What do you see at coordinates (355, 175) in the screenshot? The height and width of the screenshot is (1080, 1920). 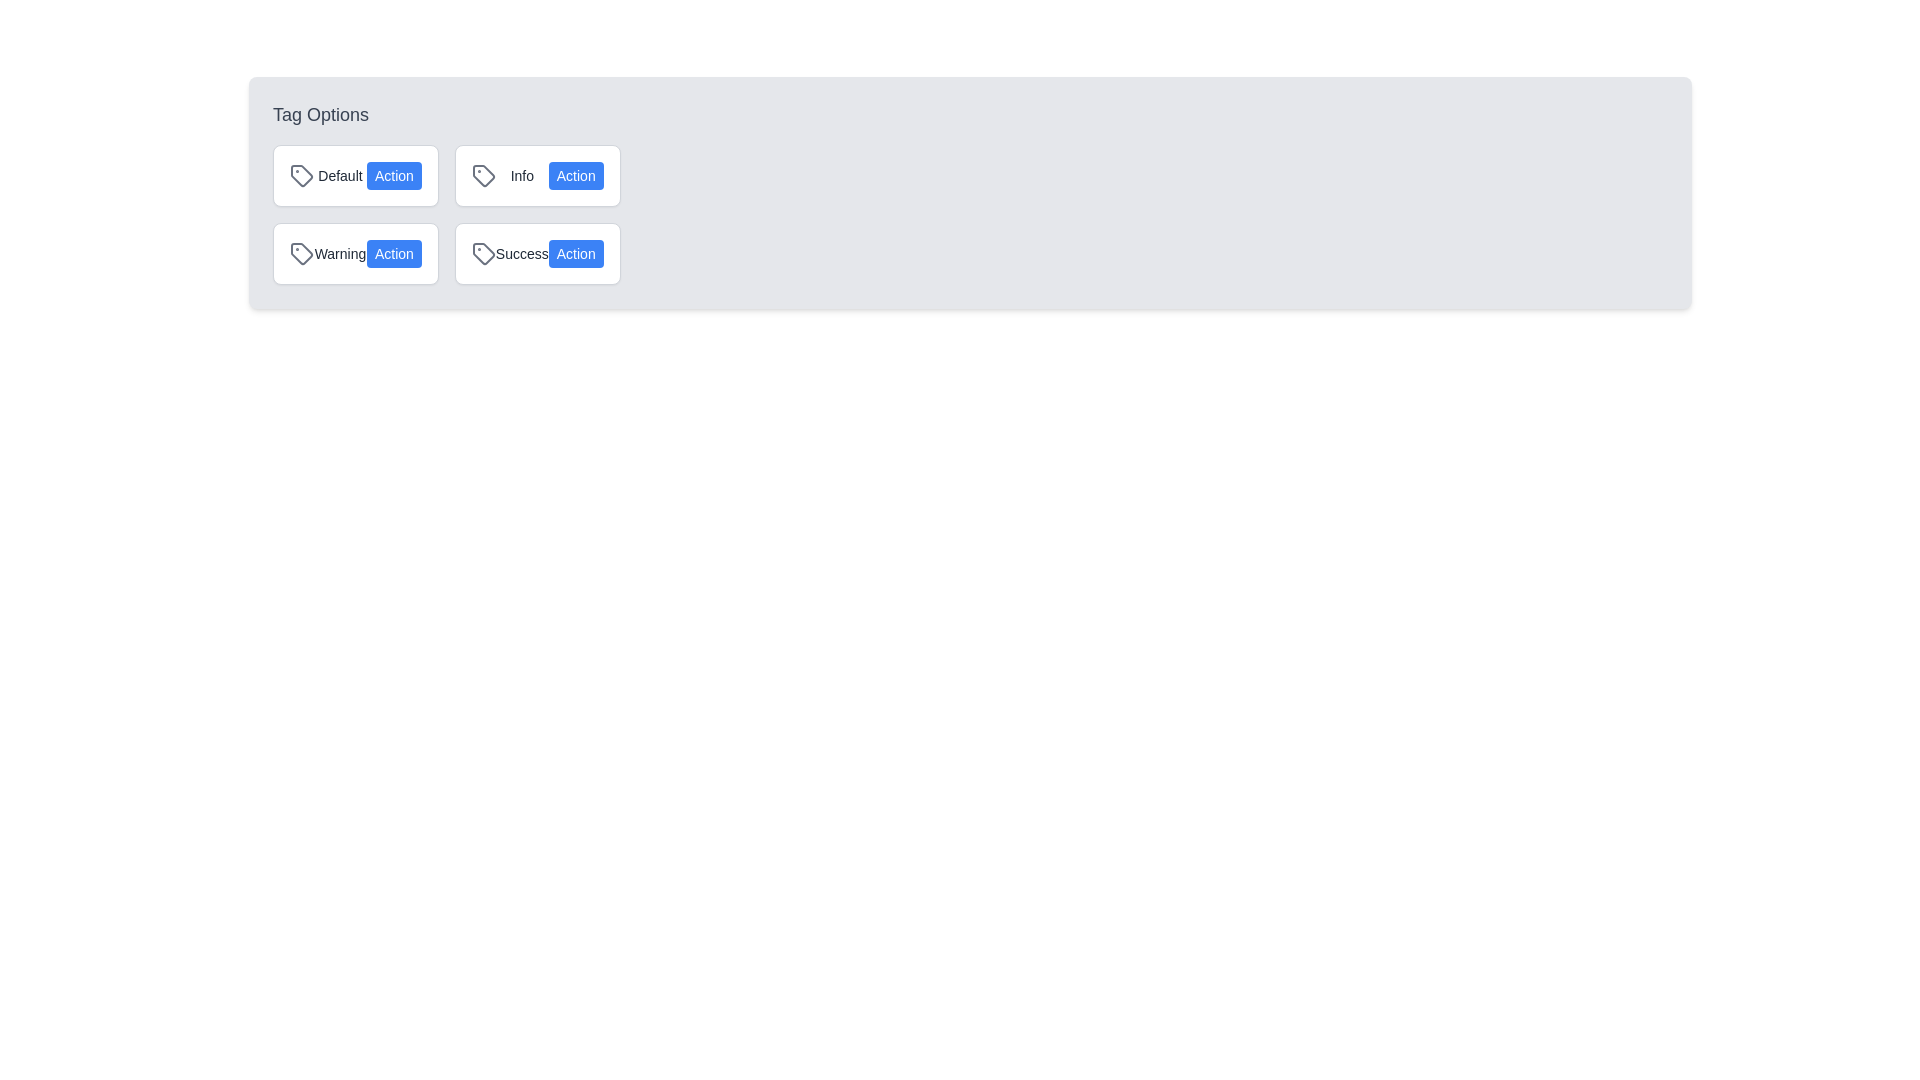 I see `the interactive card option located` at bounding box center [355, 175].